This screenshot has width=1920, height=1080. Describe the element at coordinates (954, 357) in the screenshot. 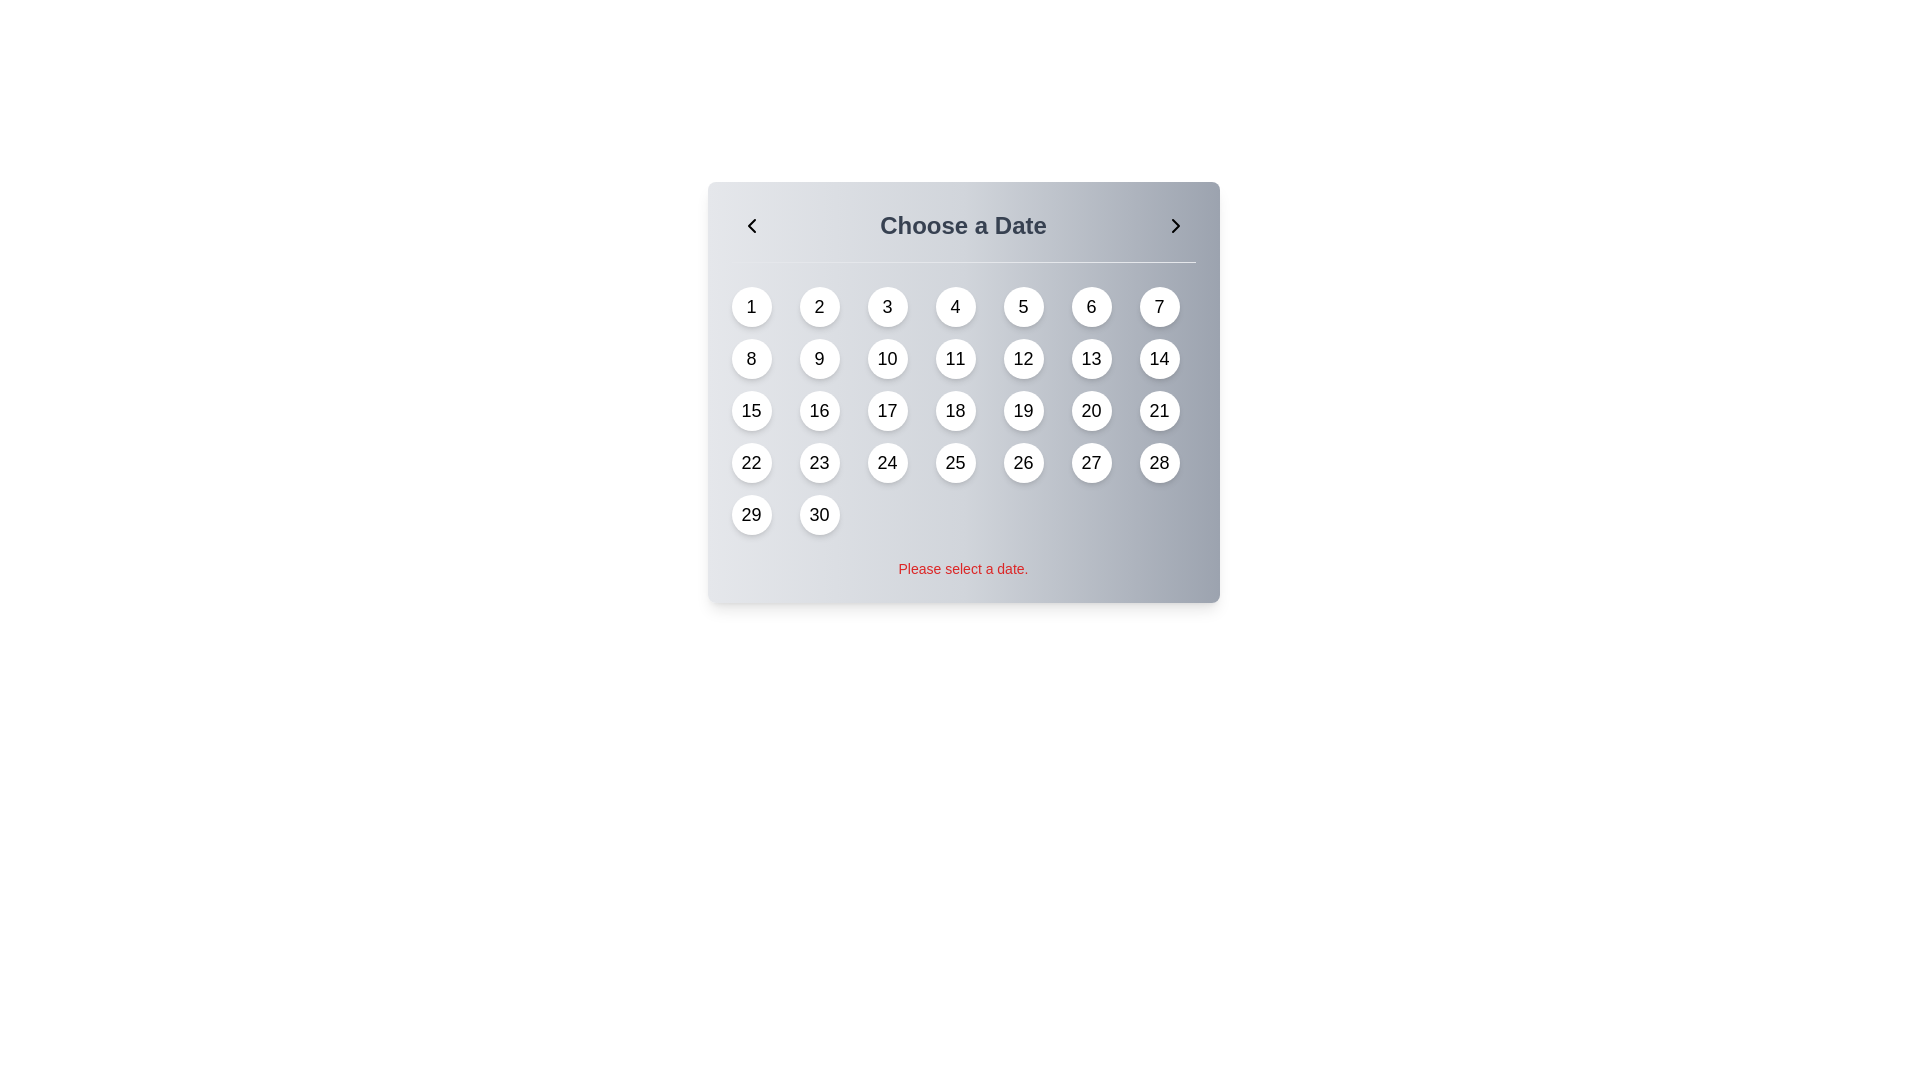

I see `the fourth button in the second row of a grid layout, which represents the selectable date '11'` at that location.